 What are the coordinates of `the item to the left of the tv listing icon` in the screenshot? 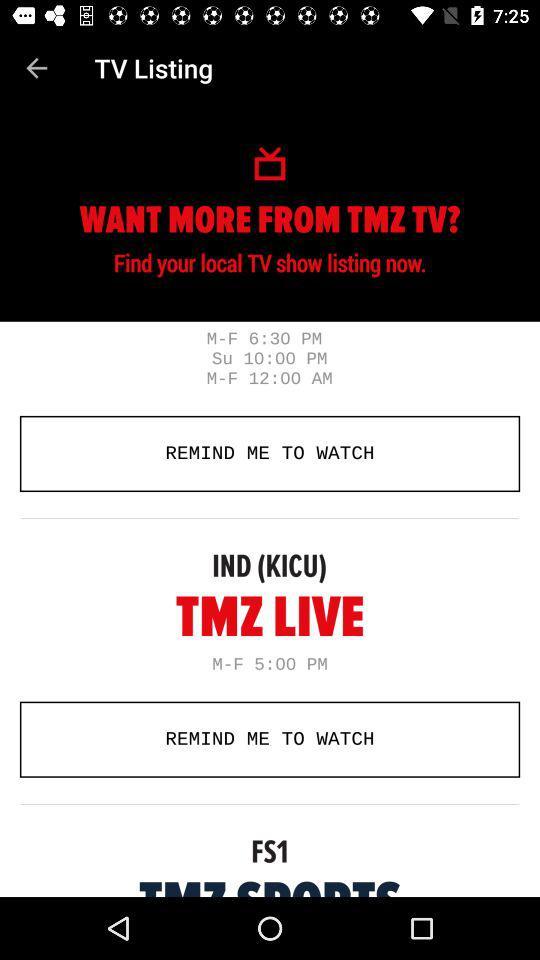 It's located at (36, 68).